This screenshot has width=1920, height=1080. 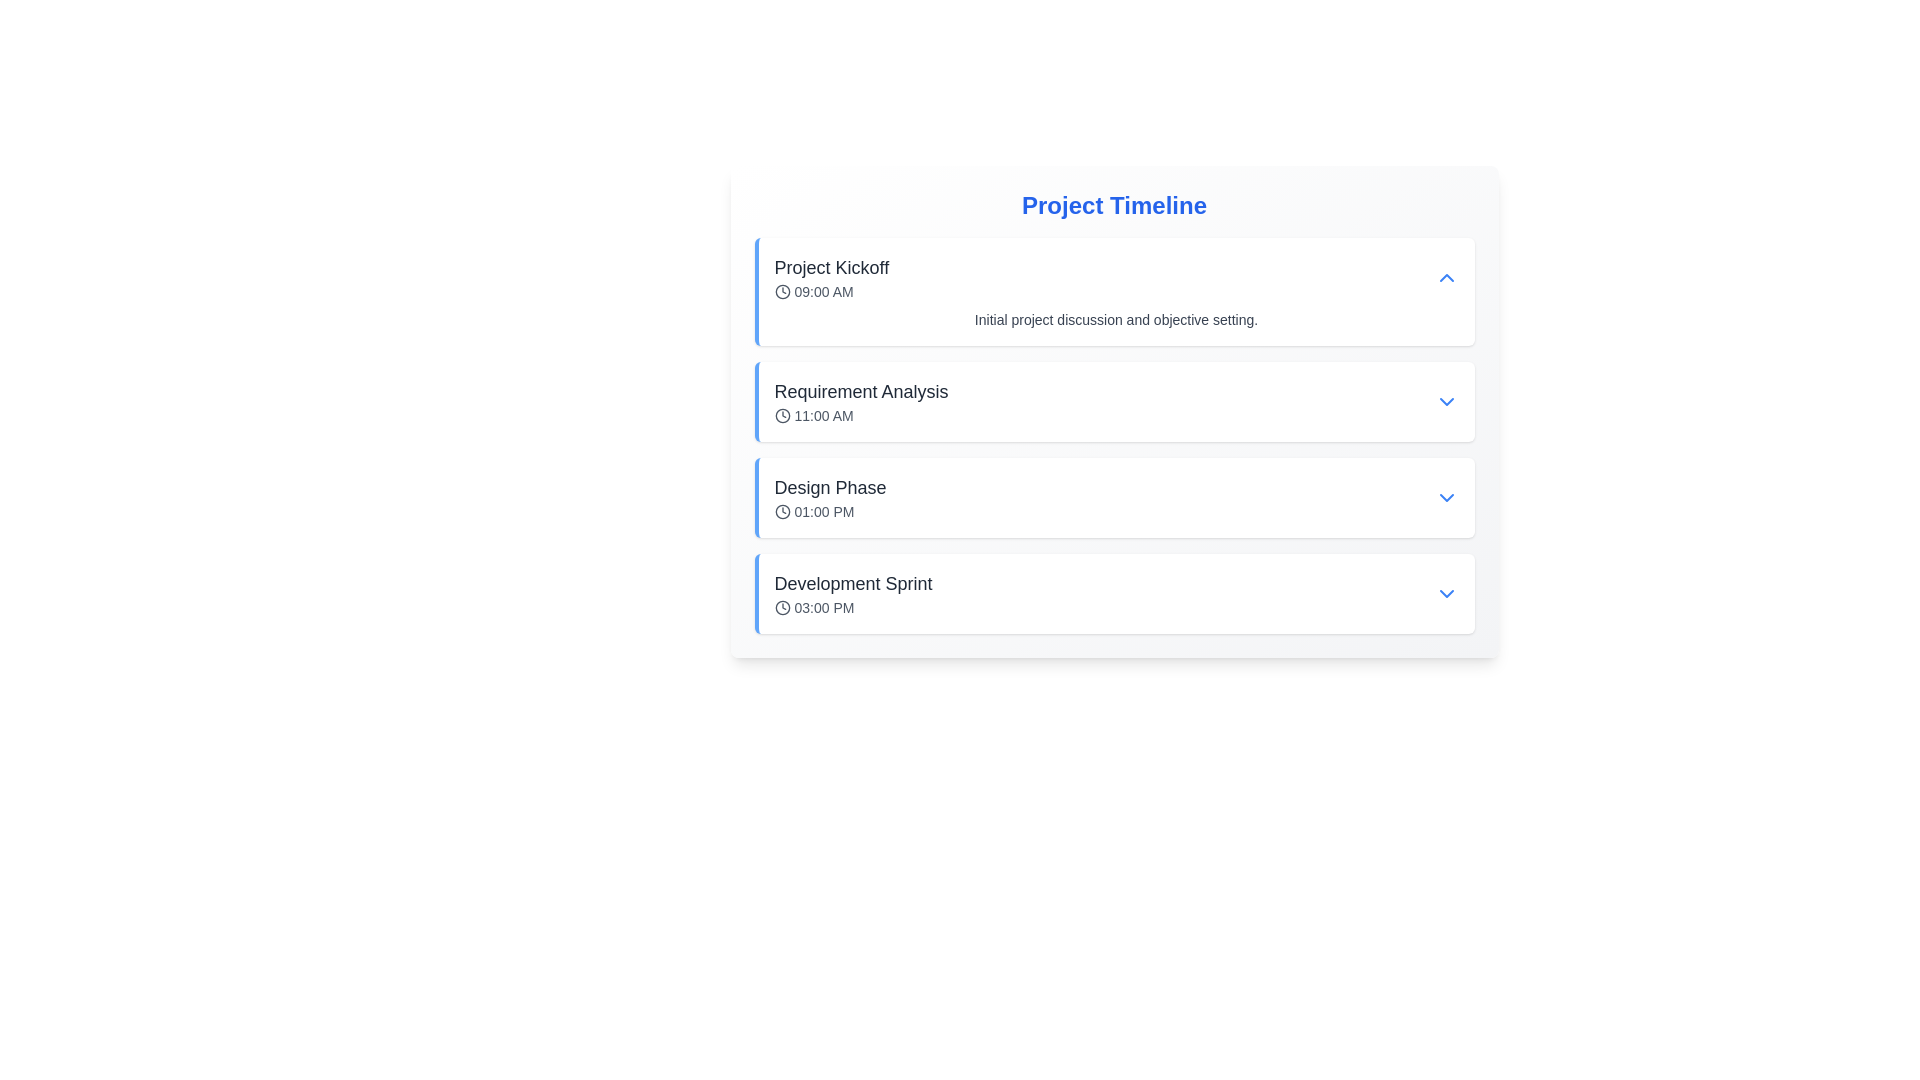 What do you see at coordinates (781, 607) in the screenshot?
I see `the small, circular clock icon located to the left of the text '03:00 PM' in the fourth section under 'Development Sprint'` at bounding box center [781, 607].